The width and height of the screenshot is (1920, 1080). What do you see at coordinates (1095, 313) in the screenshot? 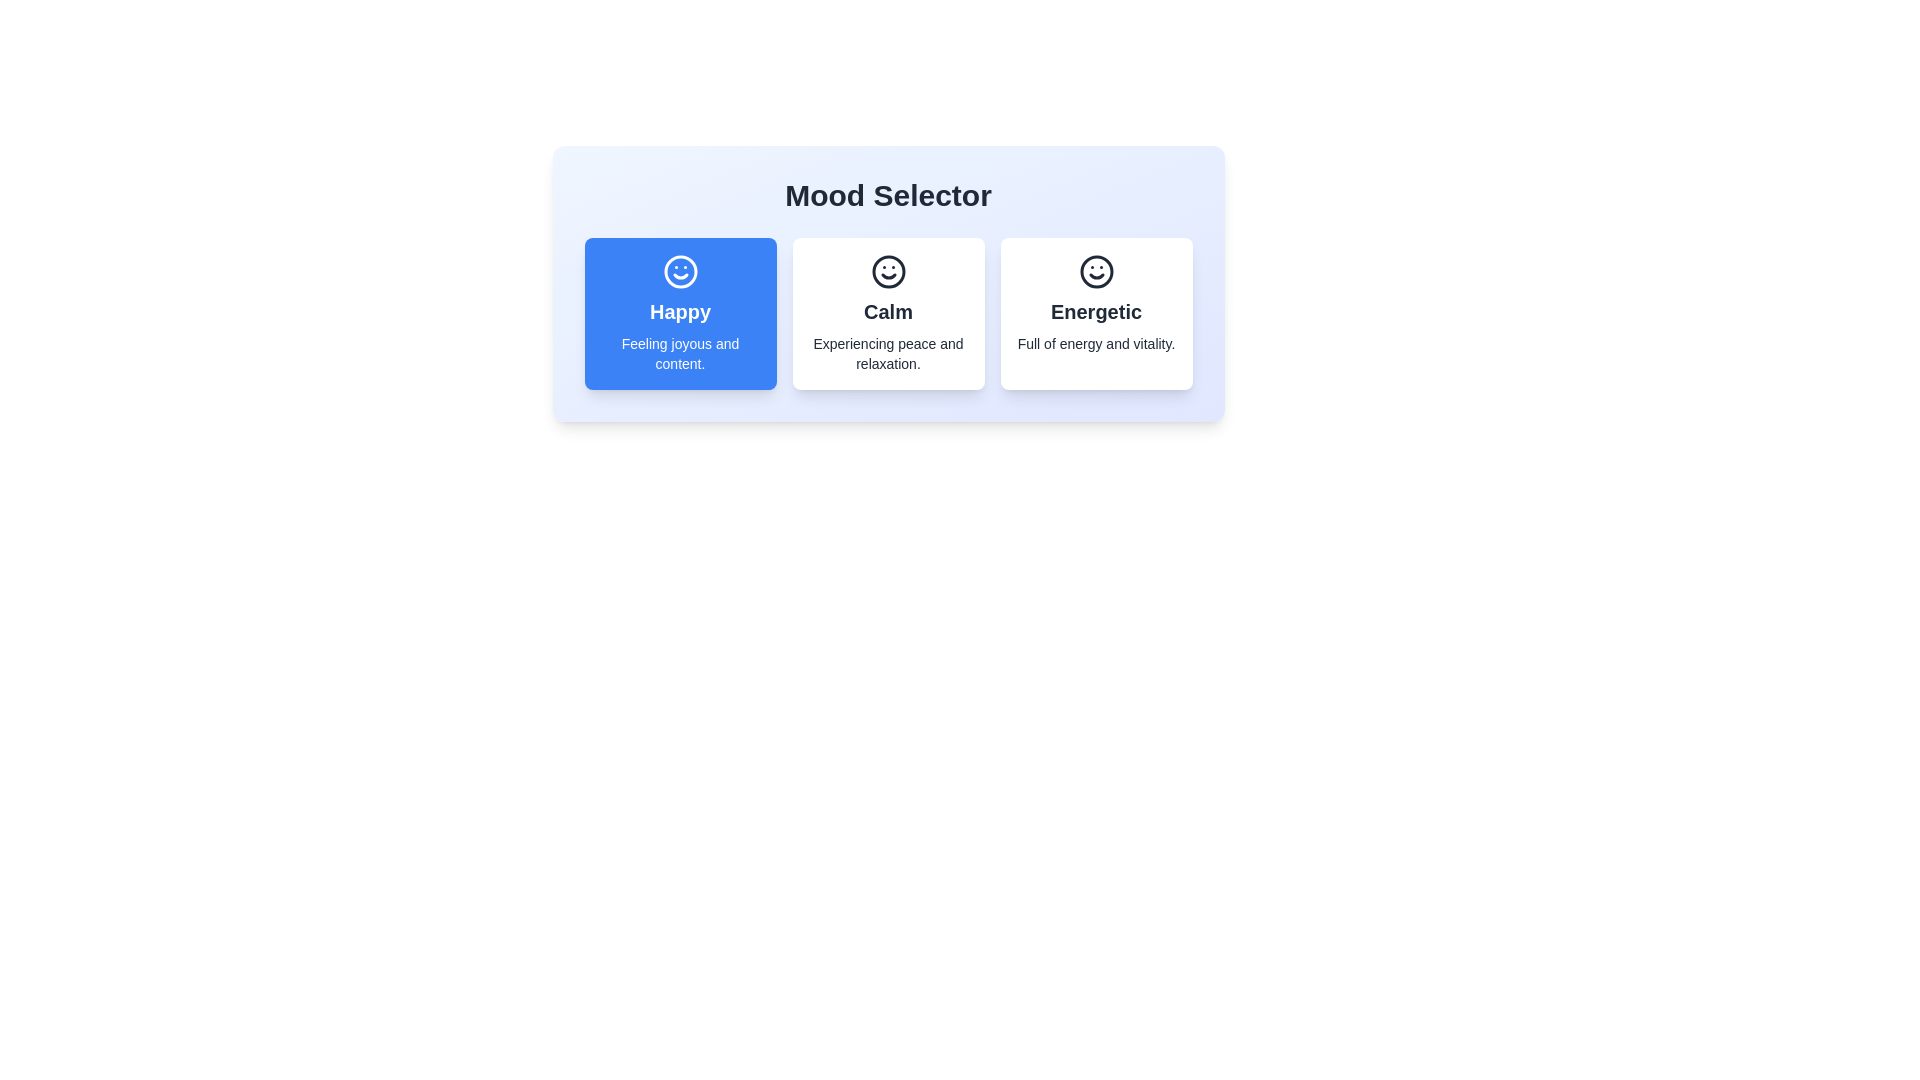
I see `the mood card corresponding to Energetic` at bounding box center [1095, 313].